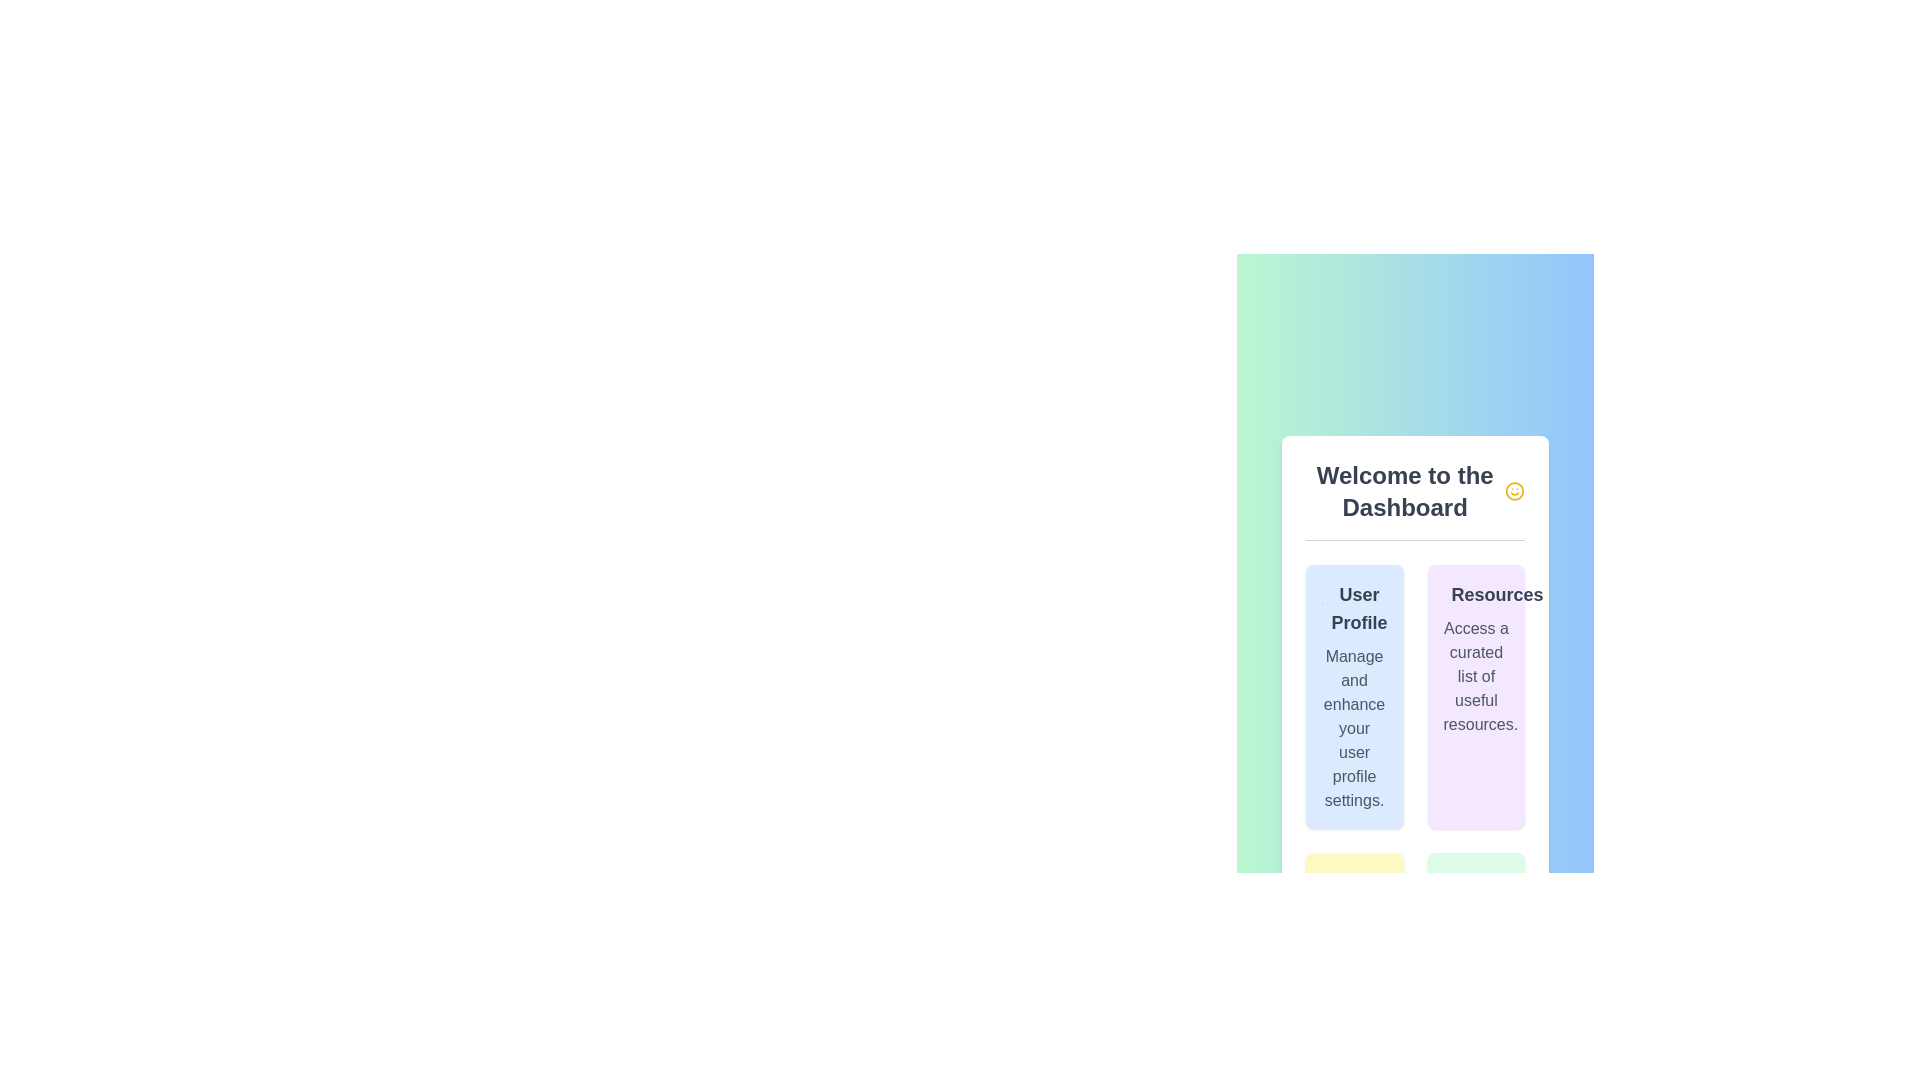  I want to click on the 'Resources' title text element, so click(1476, 593).